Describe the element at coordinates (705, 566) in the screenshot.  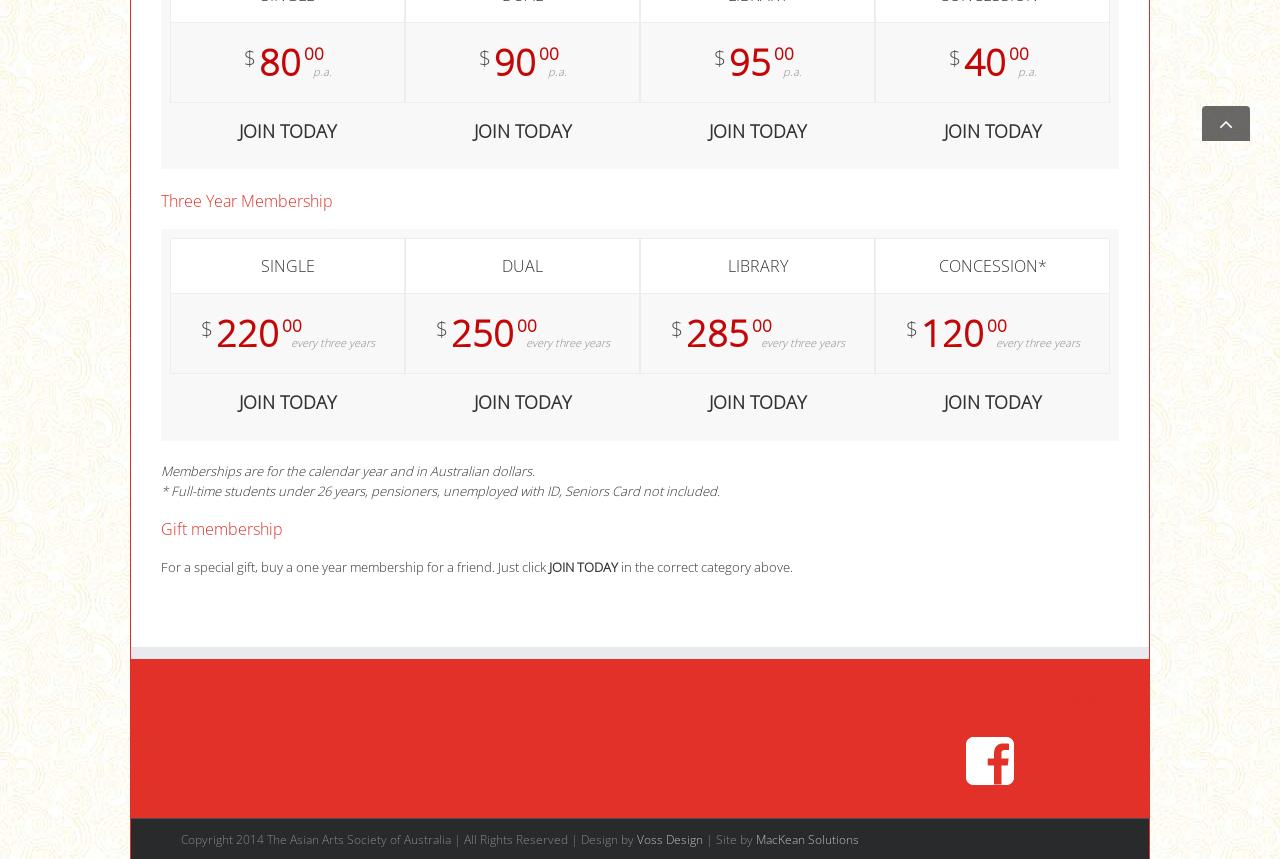
I see `'in the correct category above.'` at that location.